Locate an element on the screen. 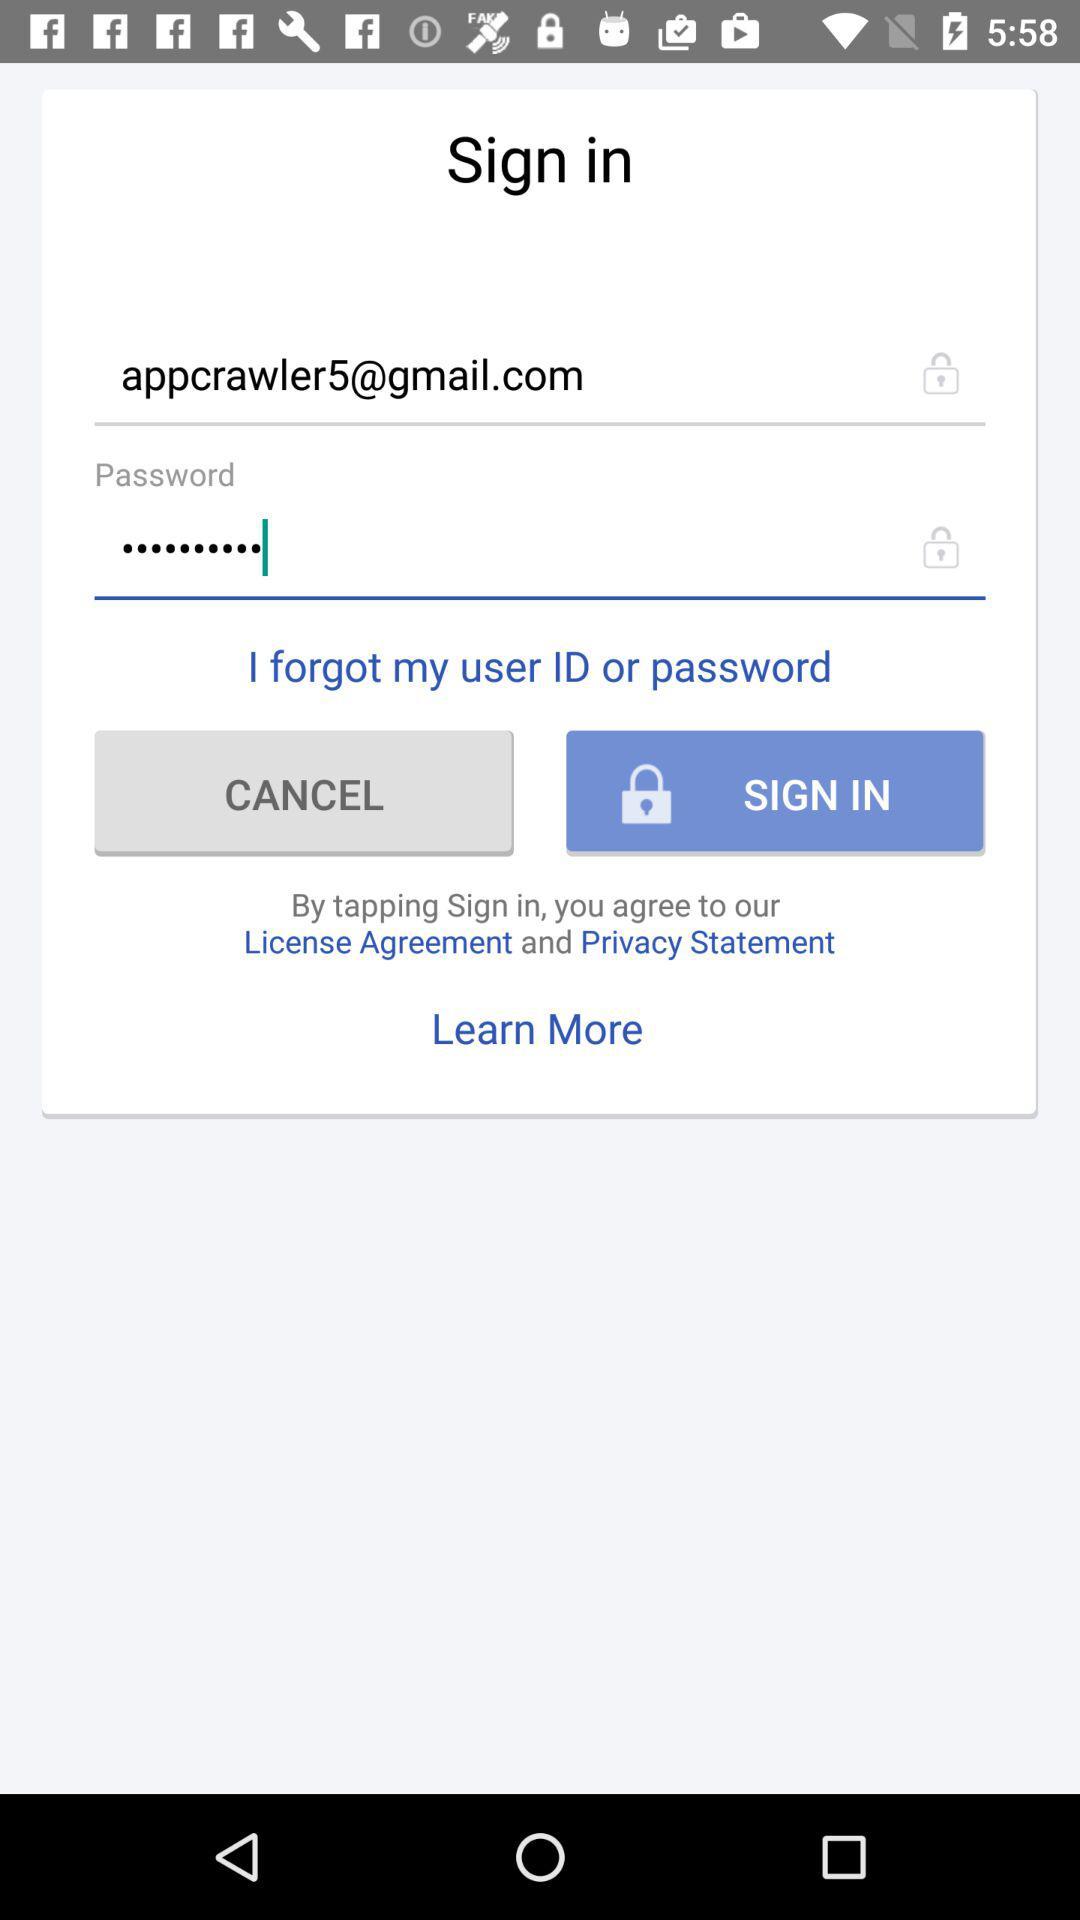 The height and width of the screenshot is (1920, 1080). item above by tapping sign is located at coordinates (304, 792).